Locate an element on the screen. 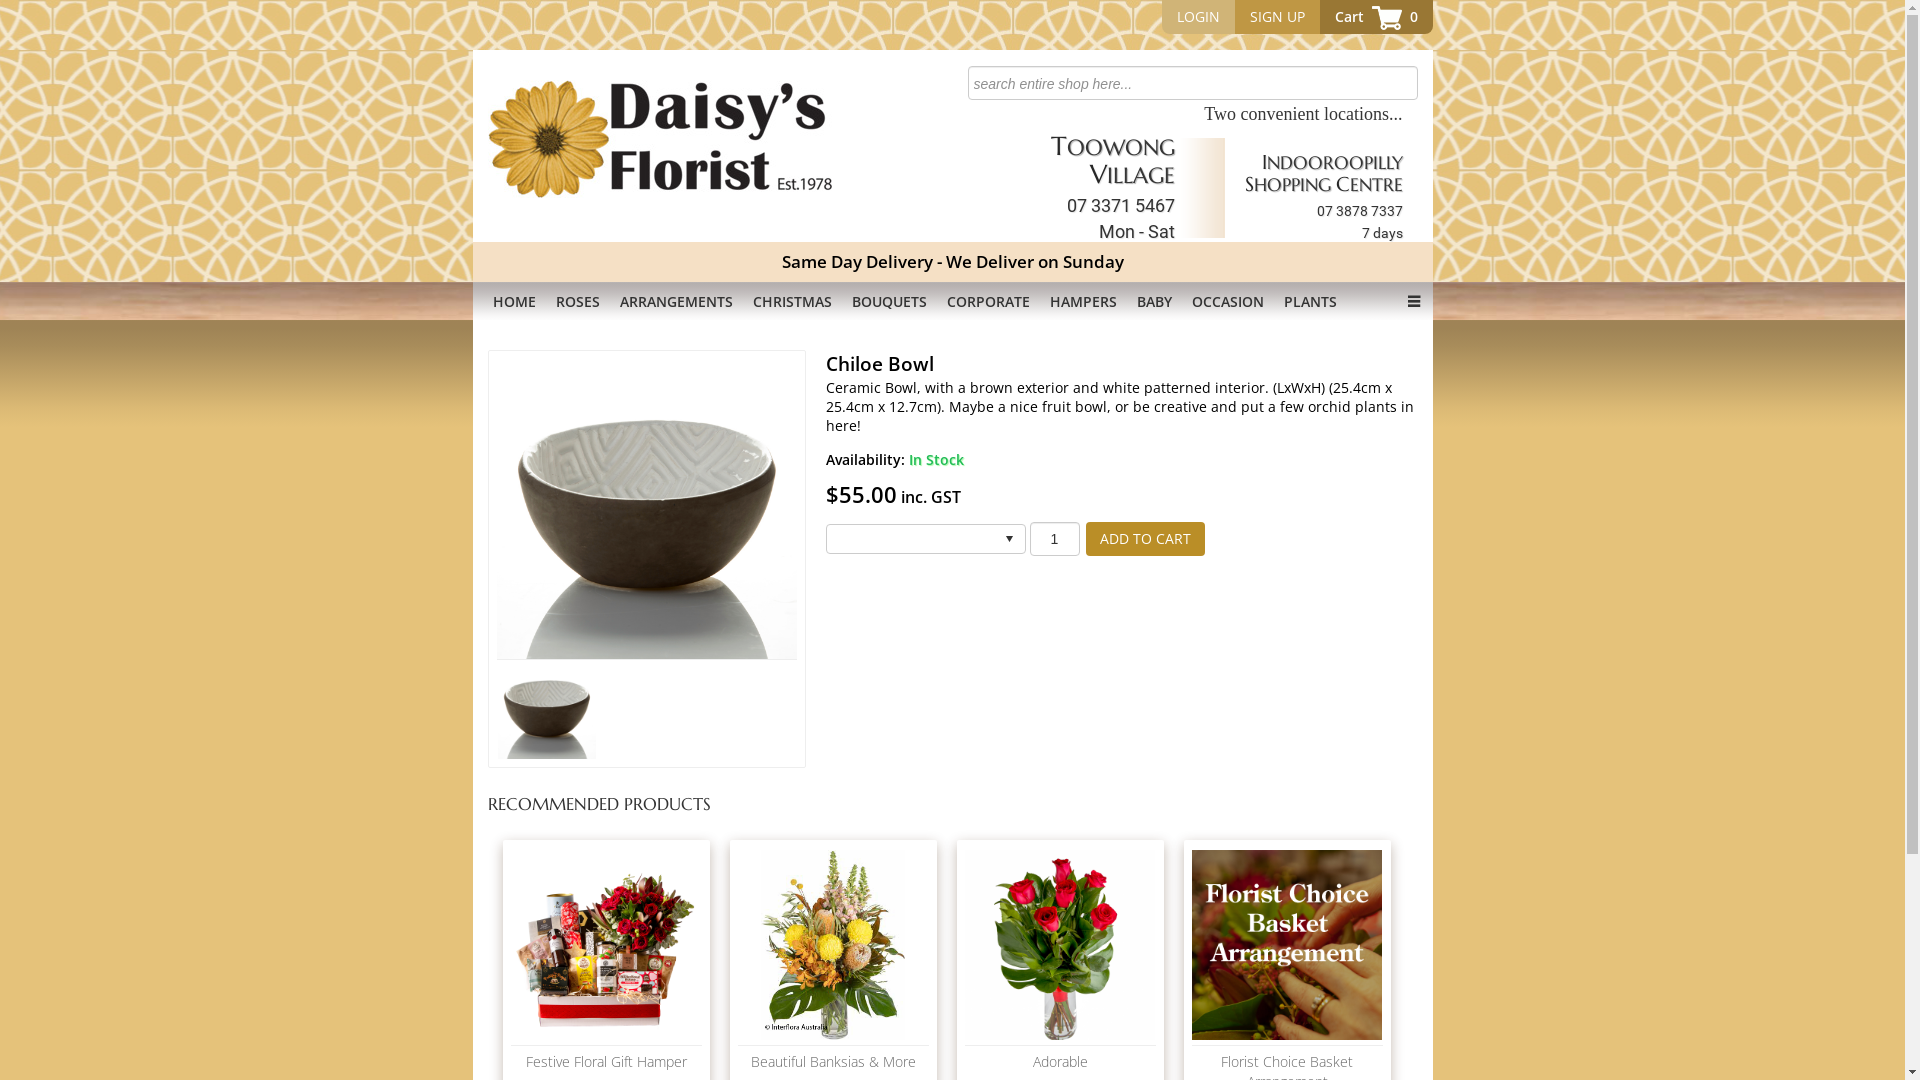 This screenshot has width=1920, height=1080. 'BOUQUETS' is located at coordinates (888, 301).